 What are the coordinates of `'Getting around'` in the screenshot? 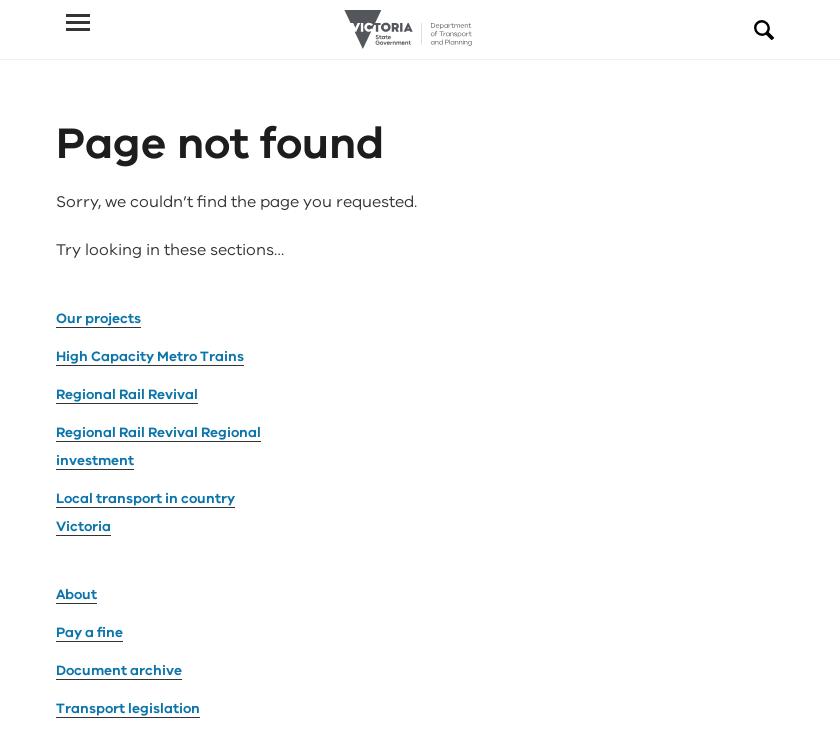 It's located at (109, 547).